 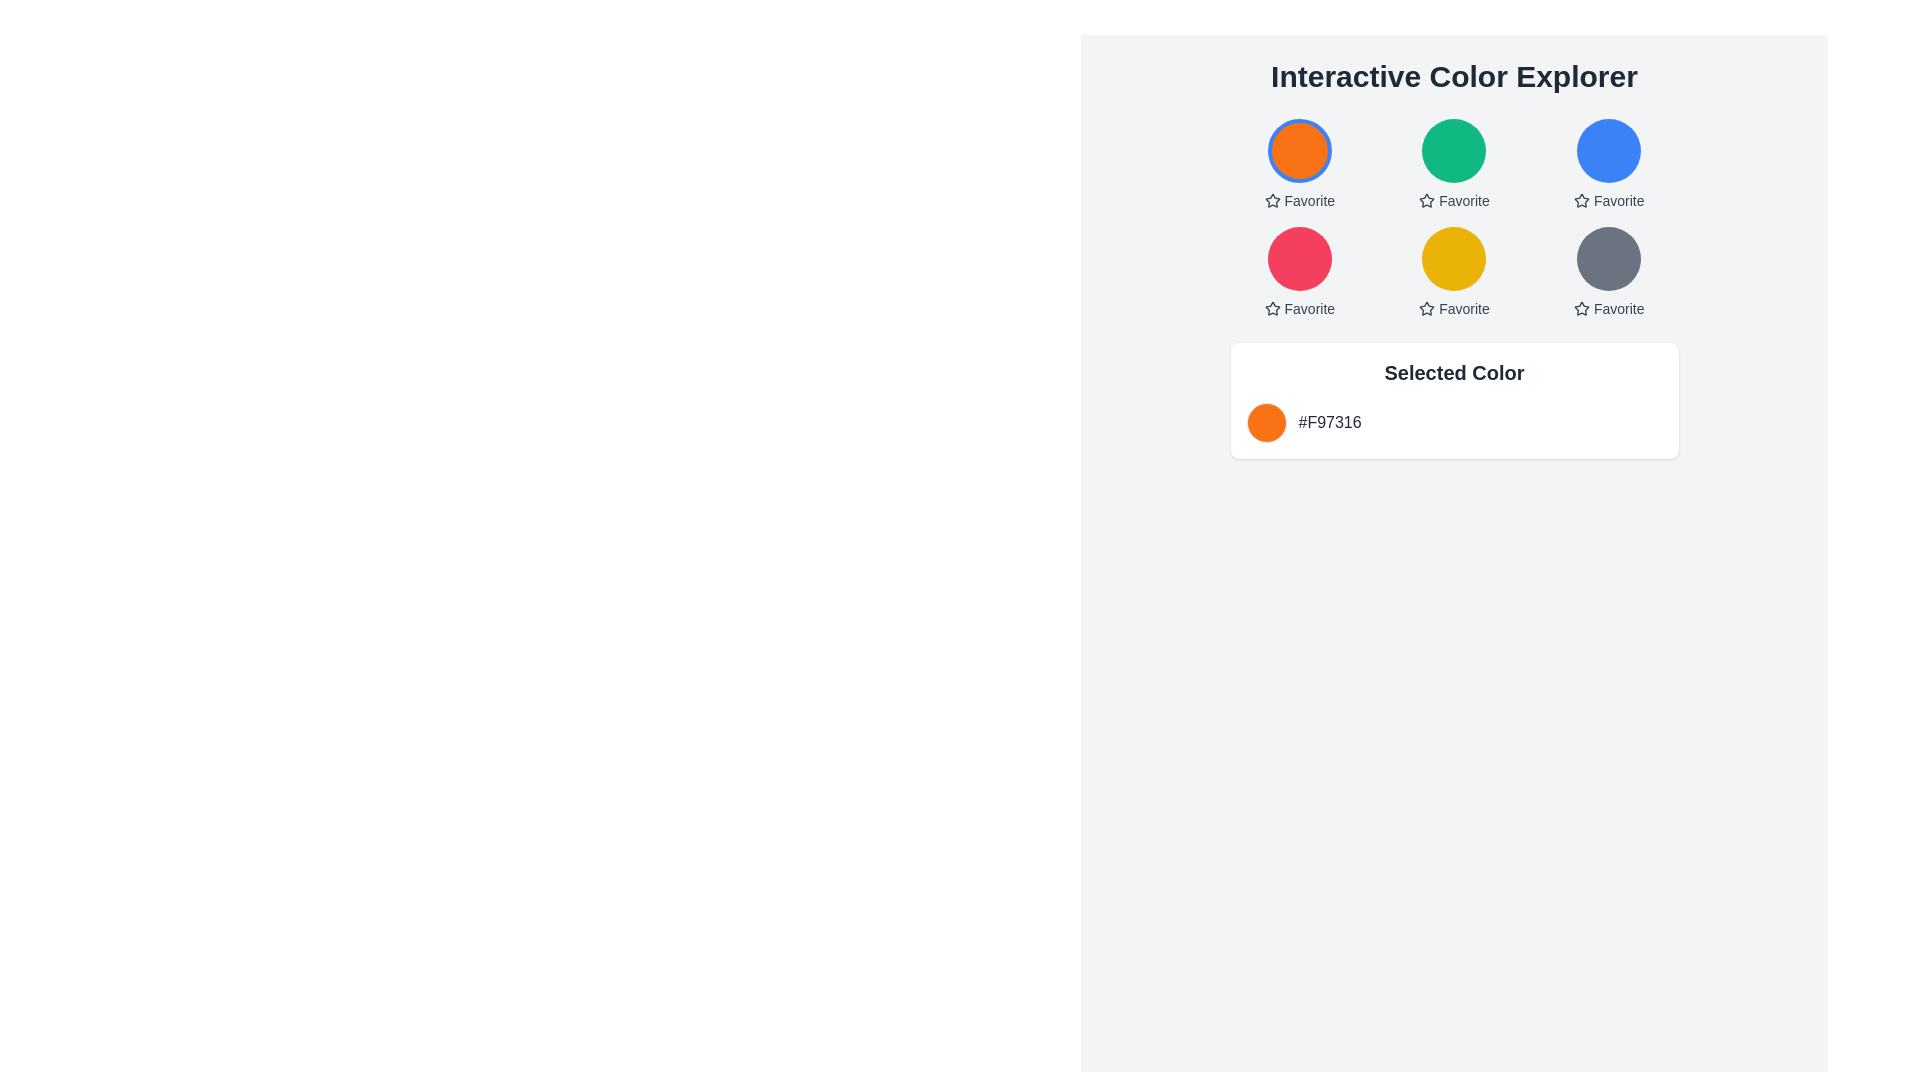 I want to click on the circular orange color indicator located within the 'Selected Color' section of the interface, so click(x=1265, y=422).